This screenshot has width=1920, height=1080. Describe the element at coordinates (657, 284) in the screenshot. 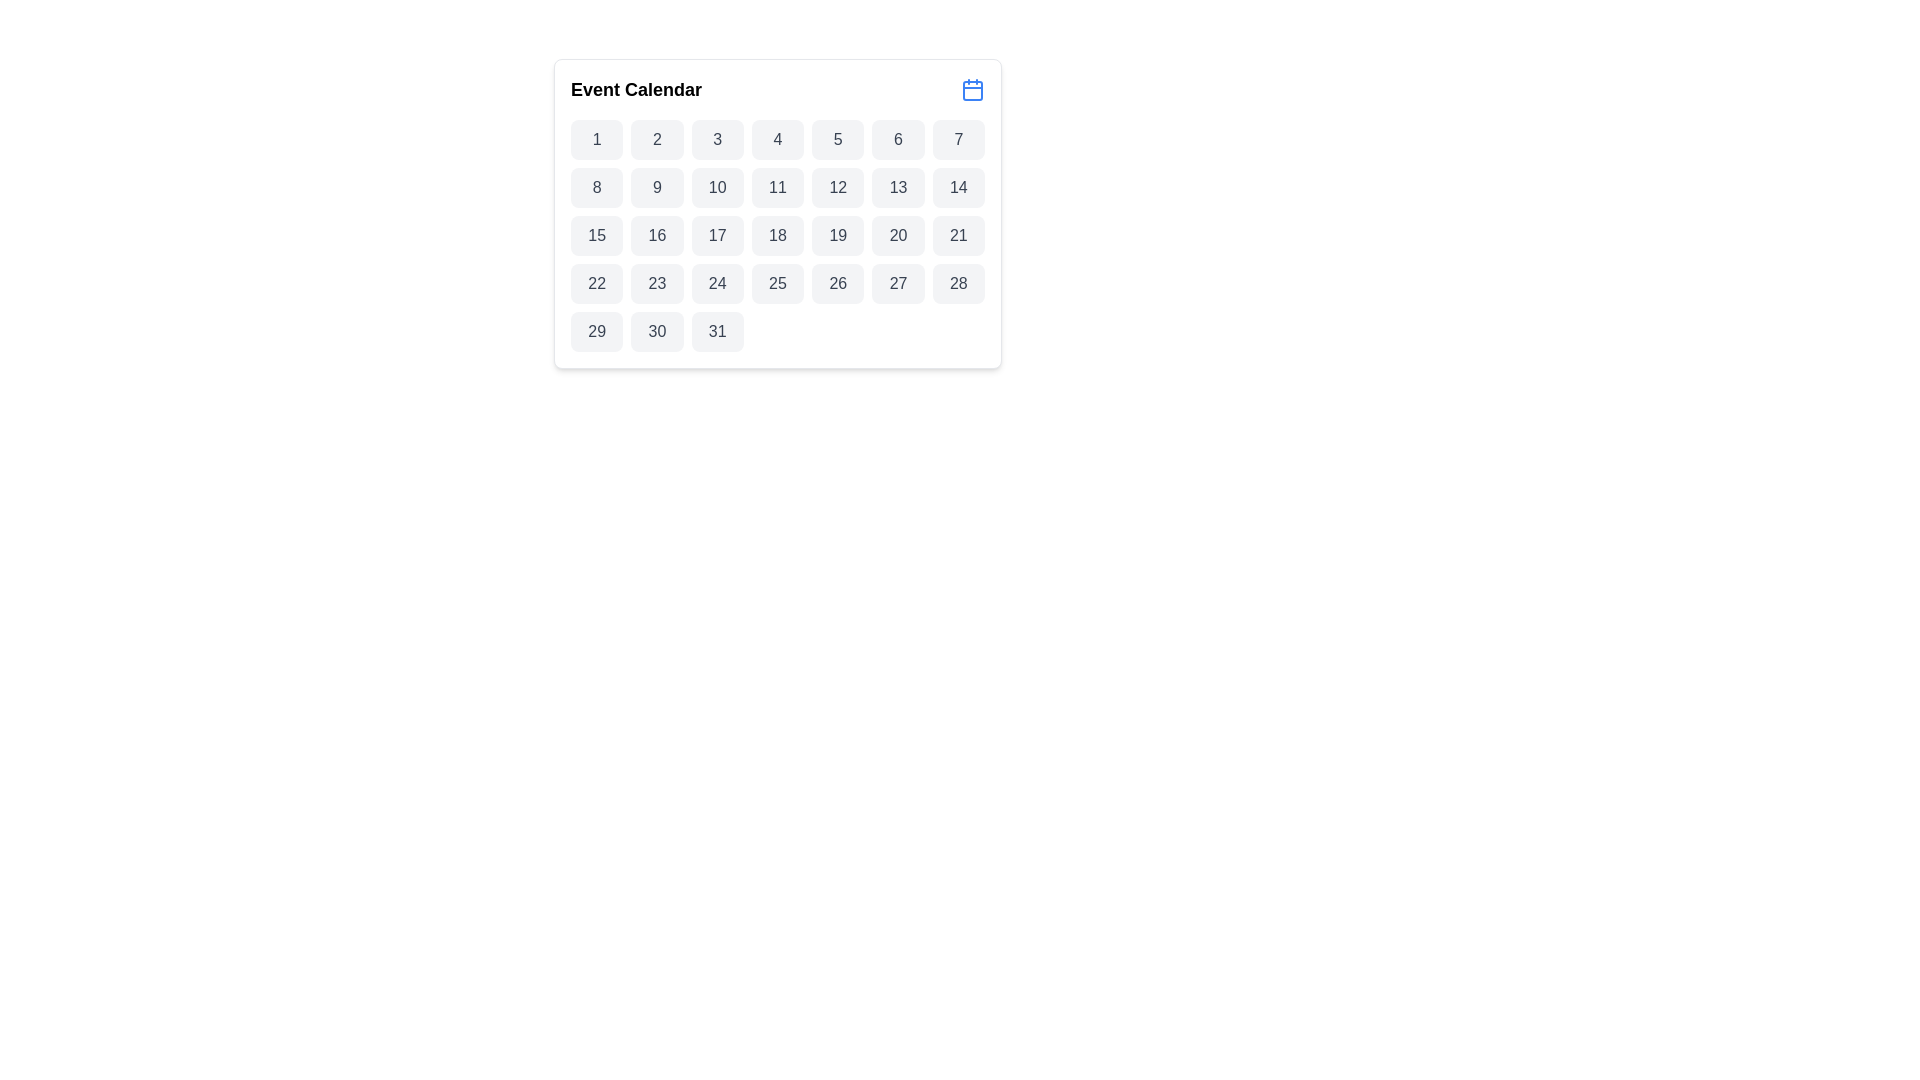

I see `the button displaying '23' in a bold and centered font` at that location.